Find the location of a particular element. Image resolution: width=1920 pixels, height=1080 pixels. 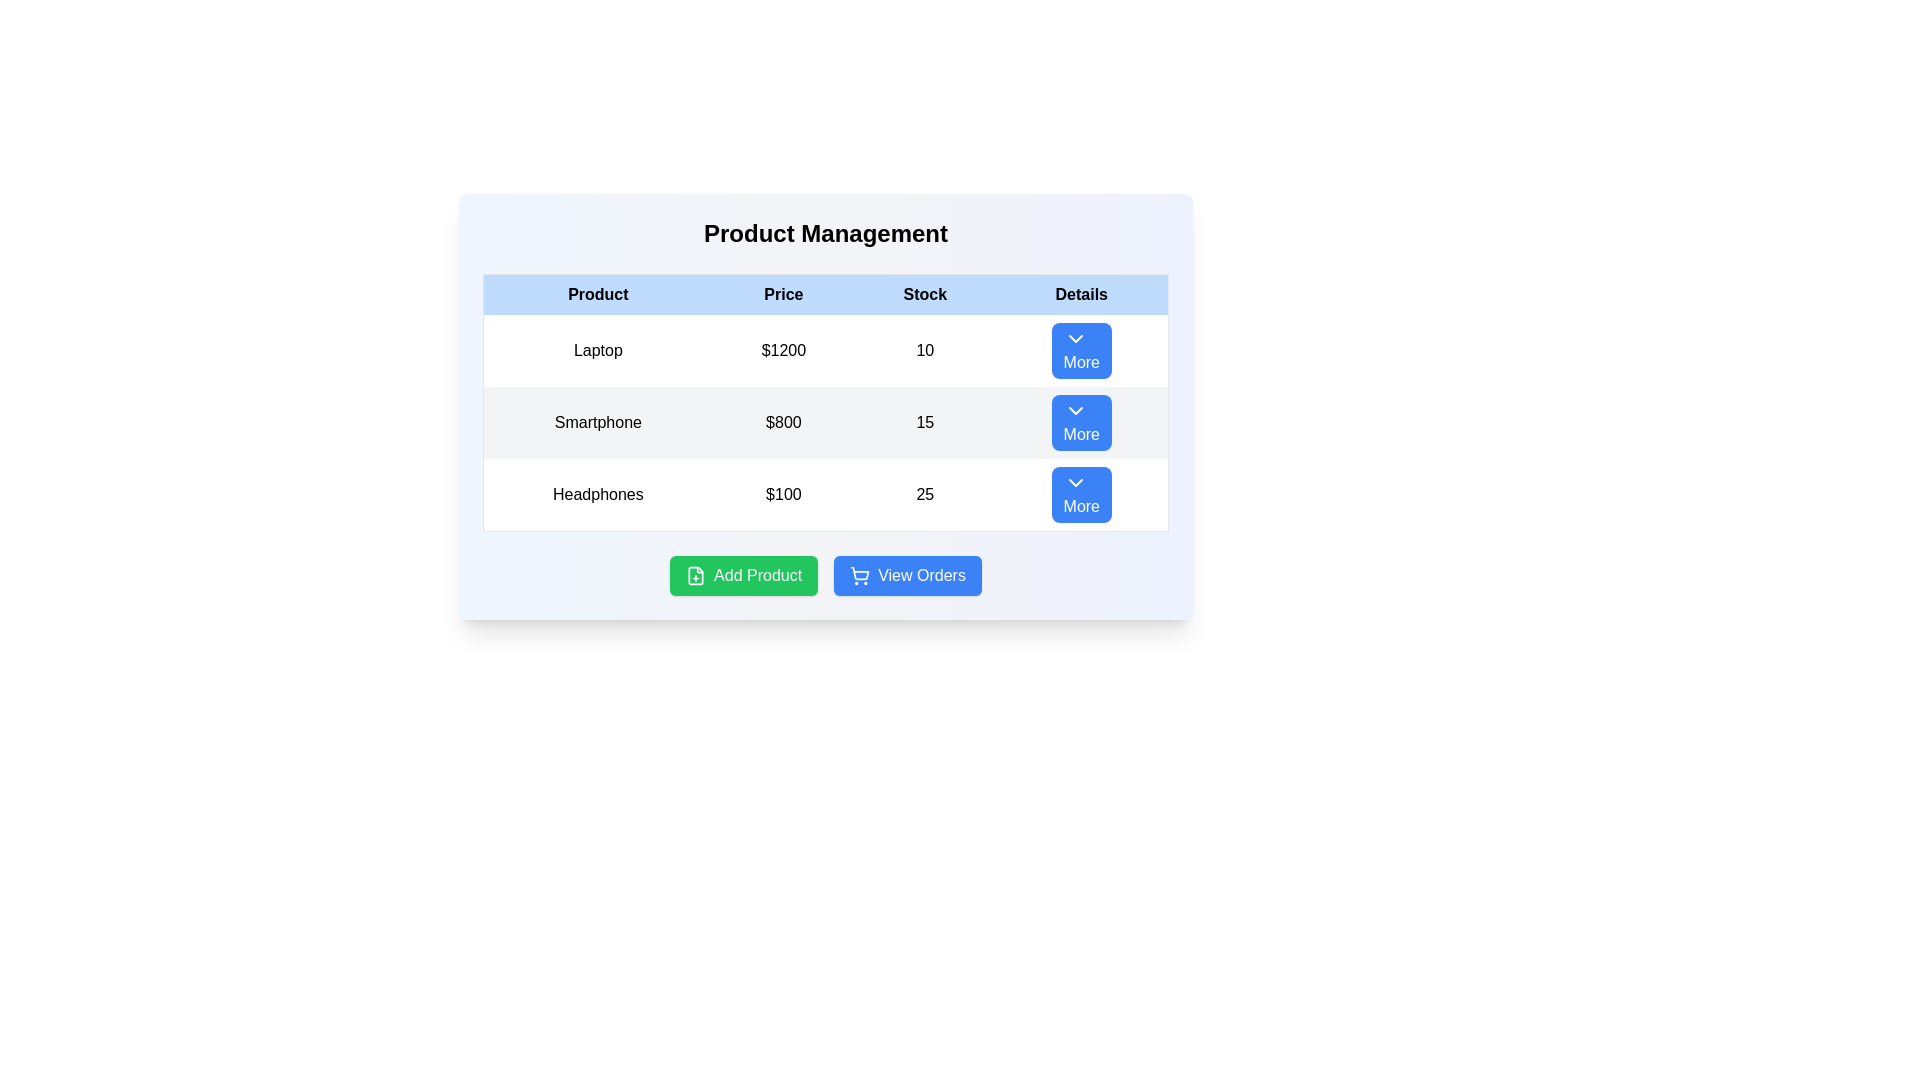

the price text label for the 'Laptop' product located in the second column of the product details table under the 'Price' header is located at coordinates (782, 350).